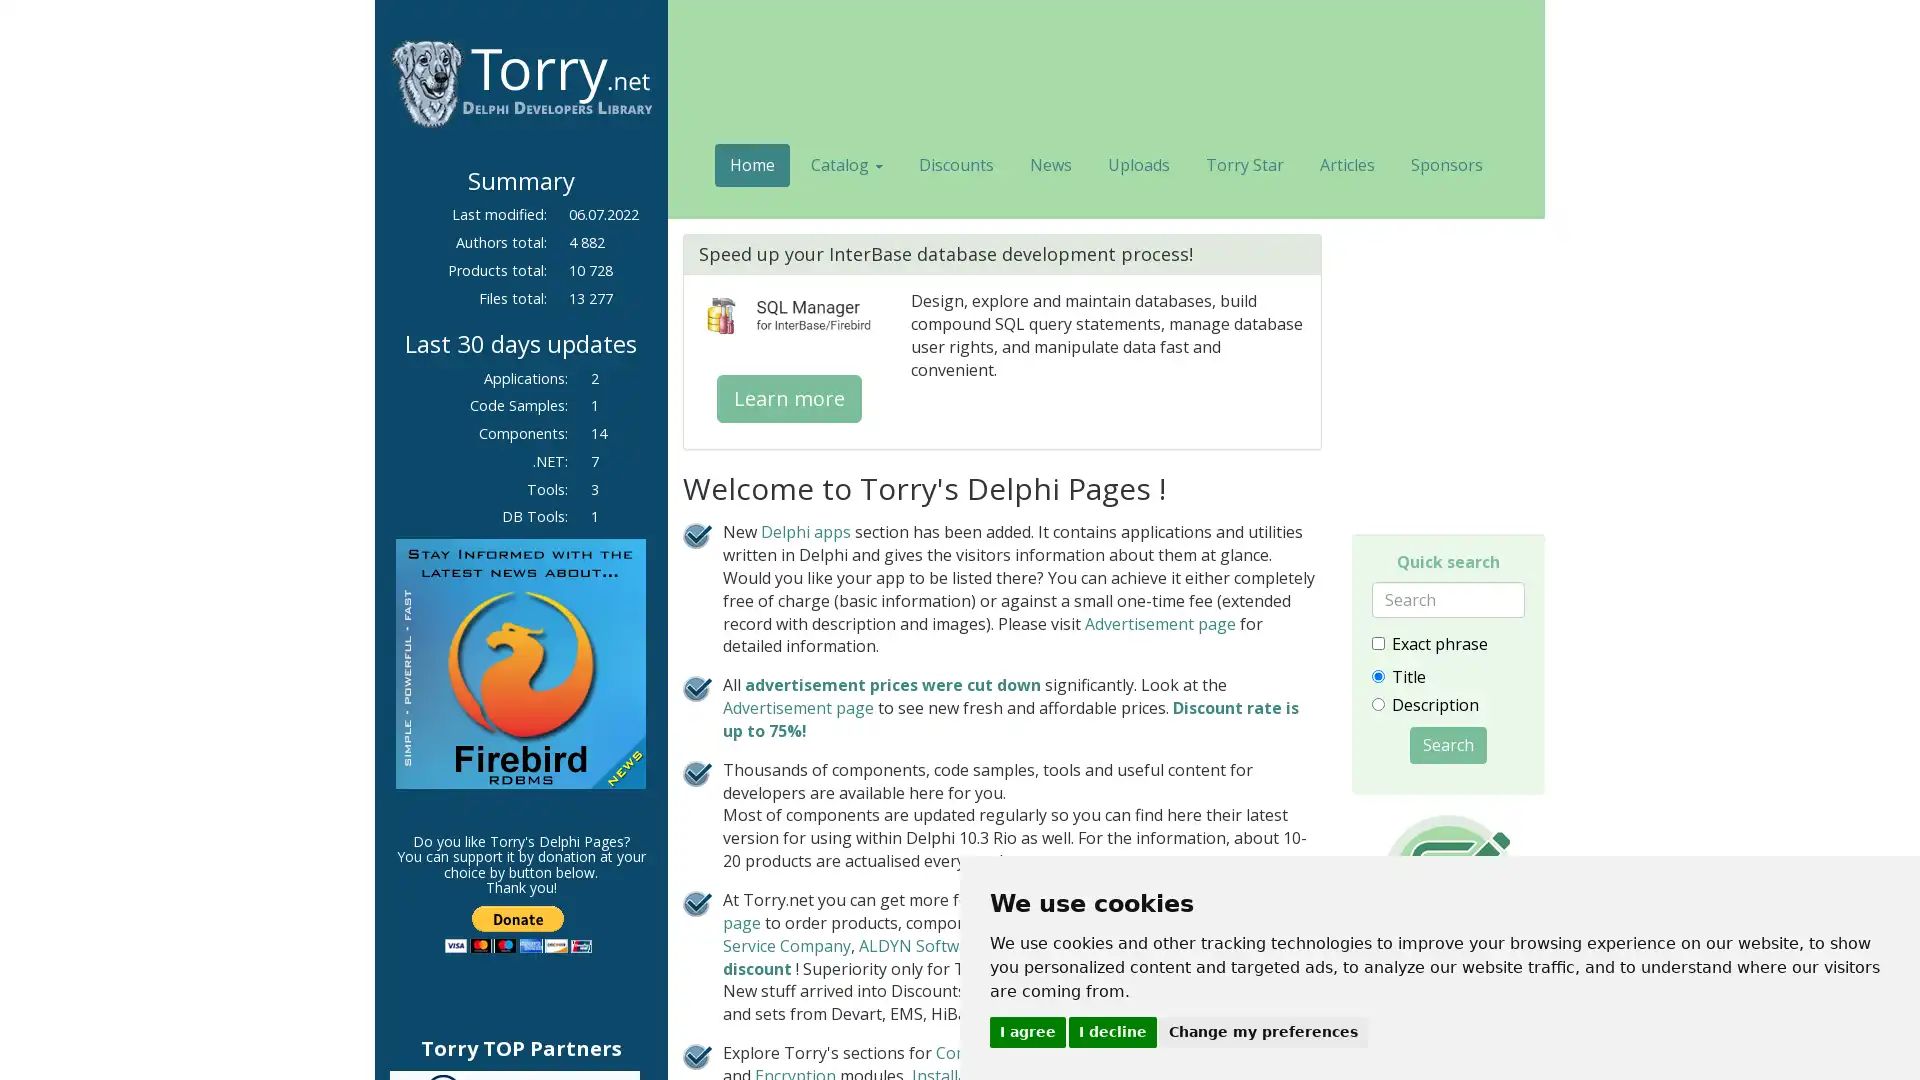 The width and height of the screenshot is (1920, 1080). Describe the element at coordinates (788, 398) in the screenshot. I see `Learn more` at that location.